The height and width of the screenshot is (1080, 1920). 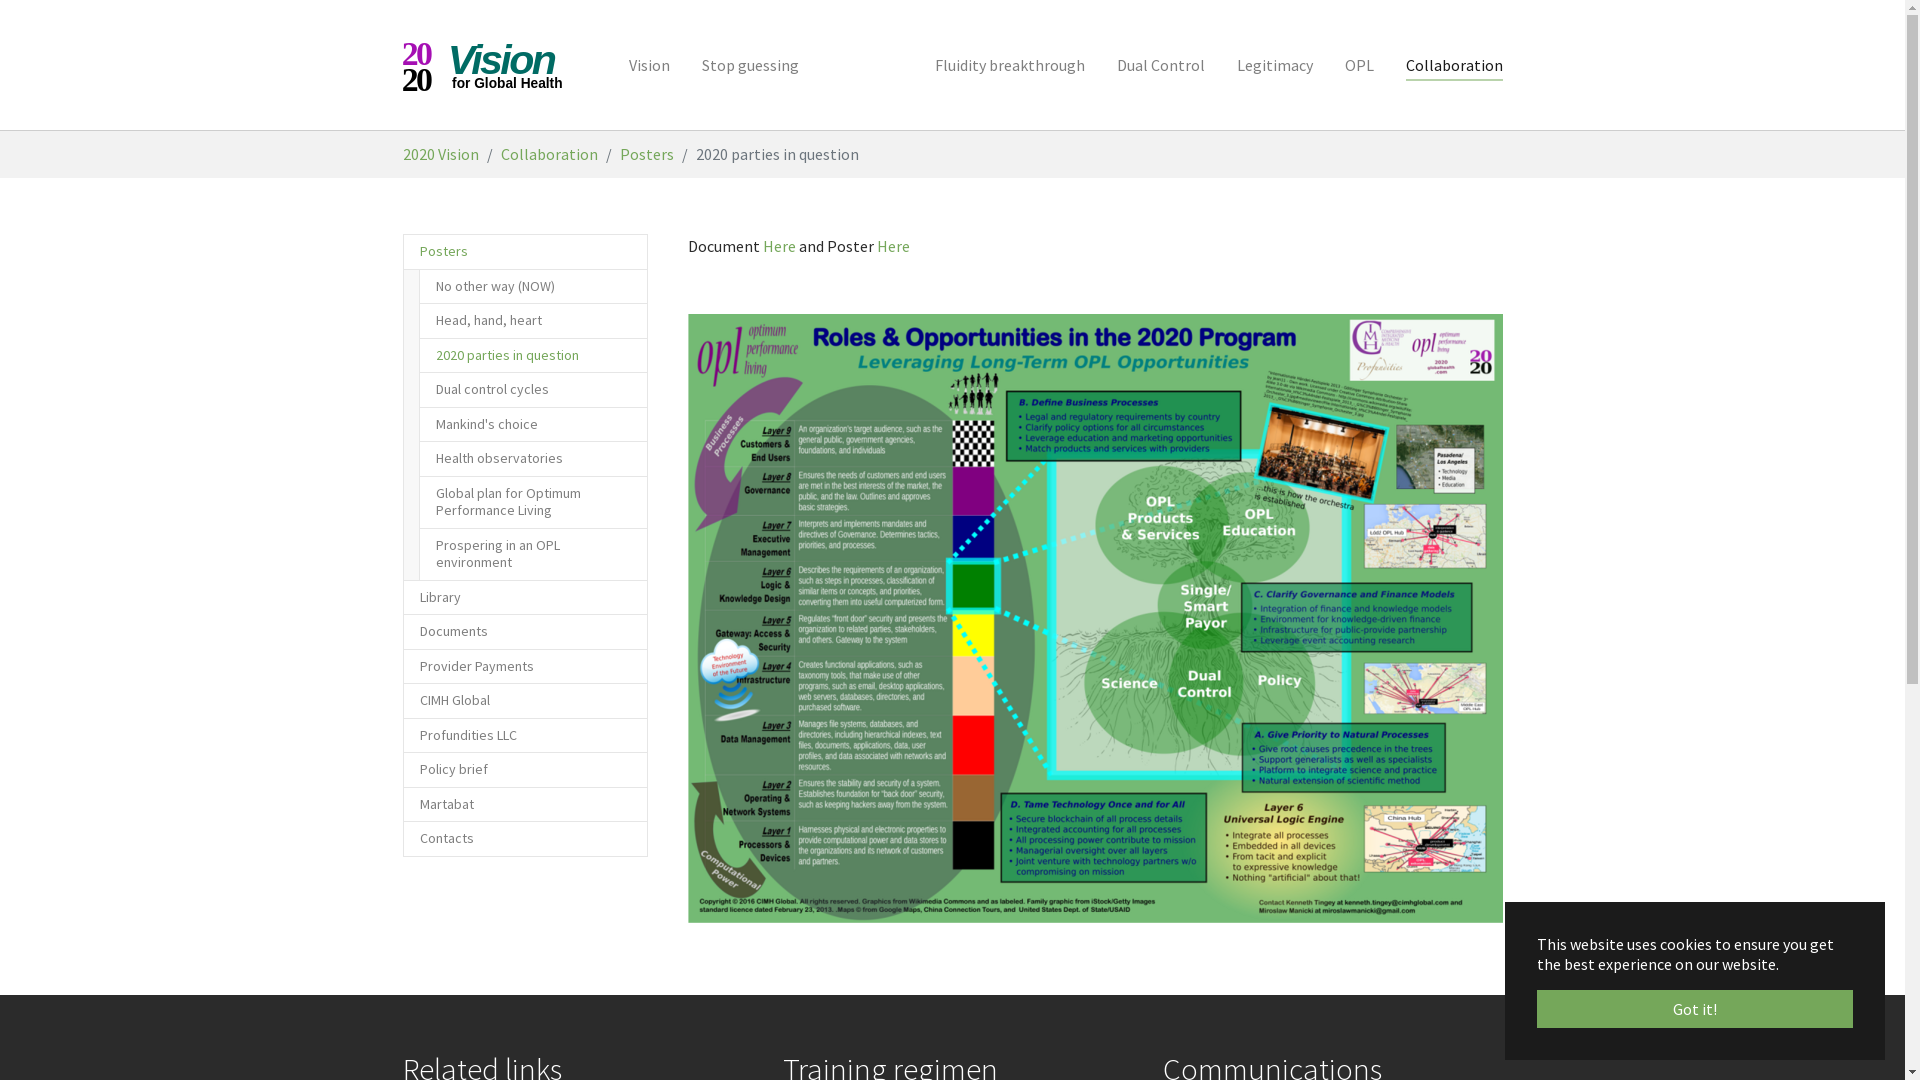 What do you see at coordinates (401, 839) in the screenshot?
I see `'Contacts'` at bounding box center [401, 839].